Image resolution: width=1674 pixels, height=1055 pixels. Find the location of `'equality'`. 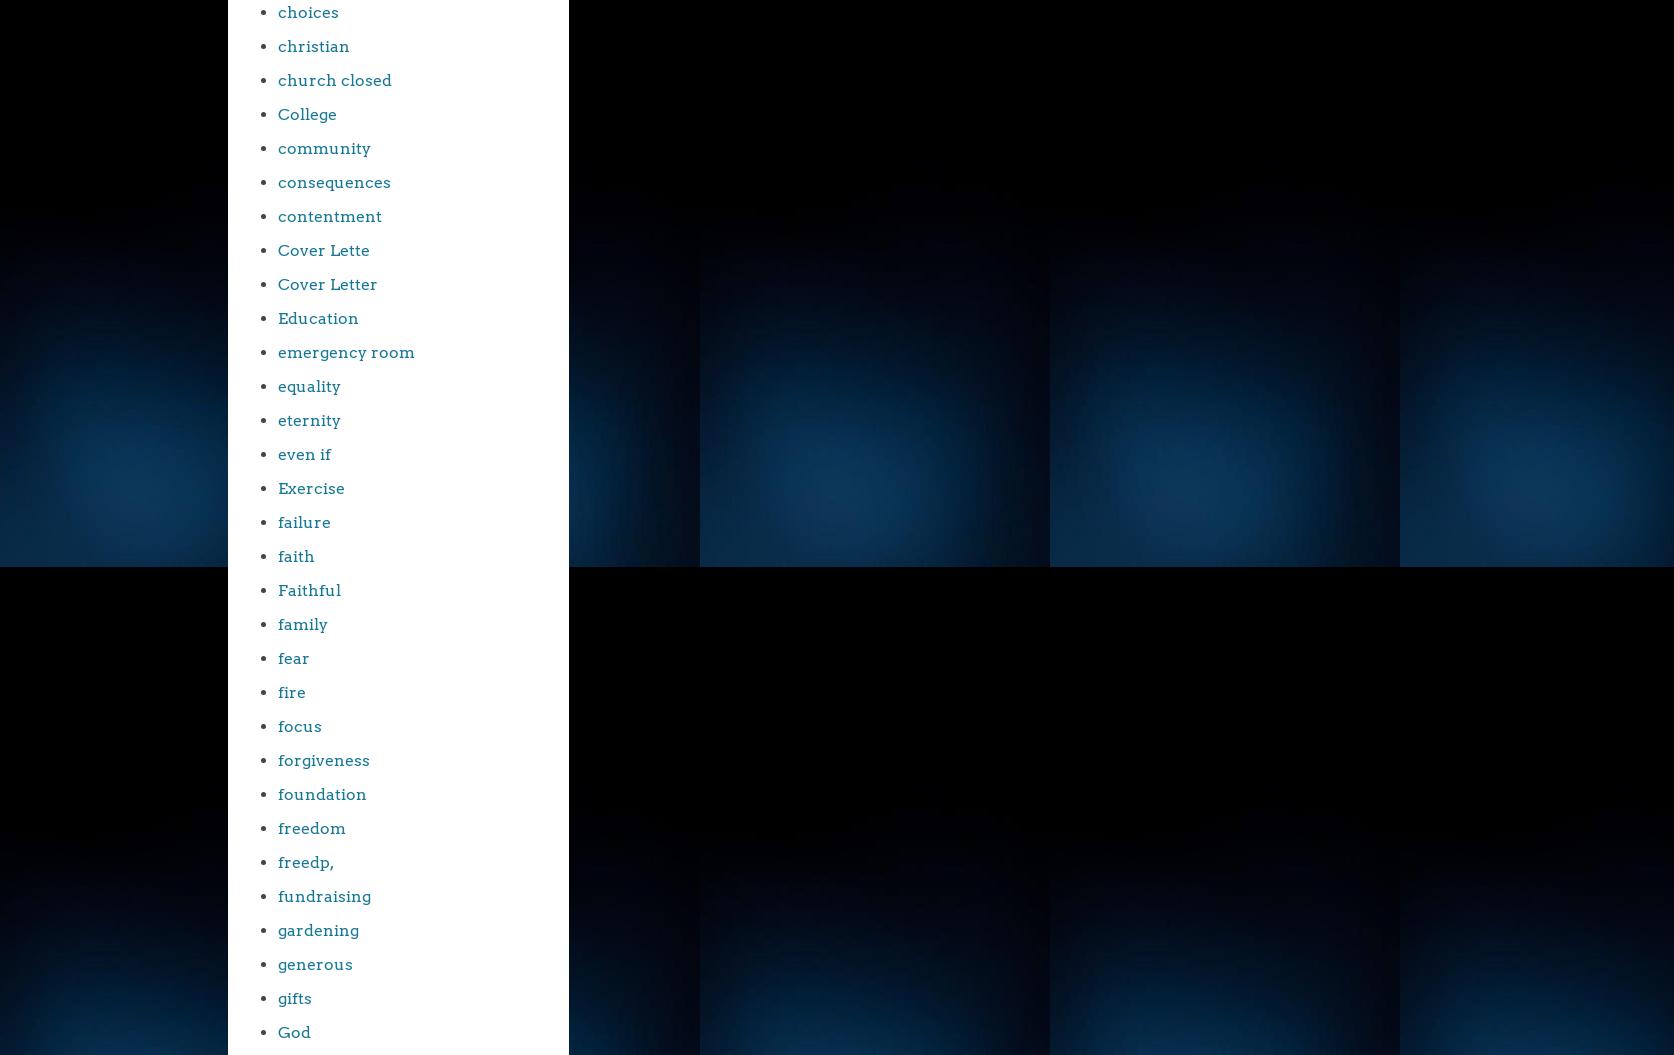

'equality' is located at coordinates (309, 386).